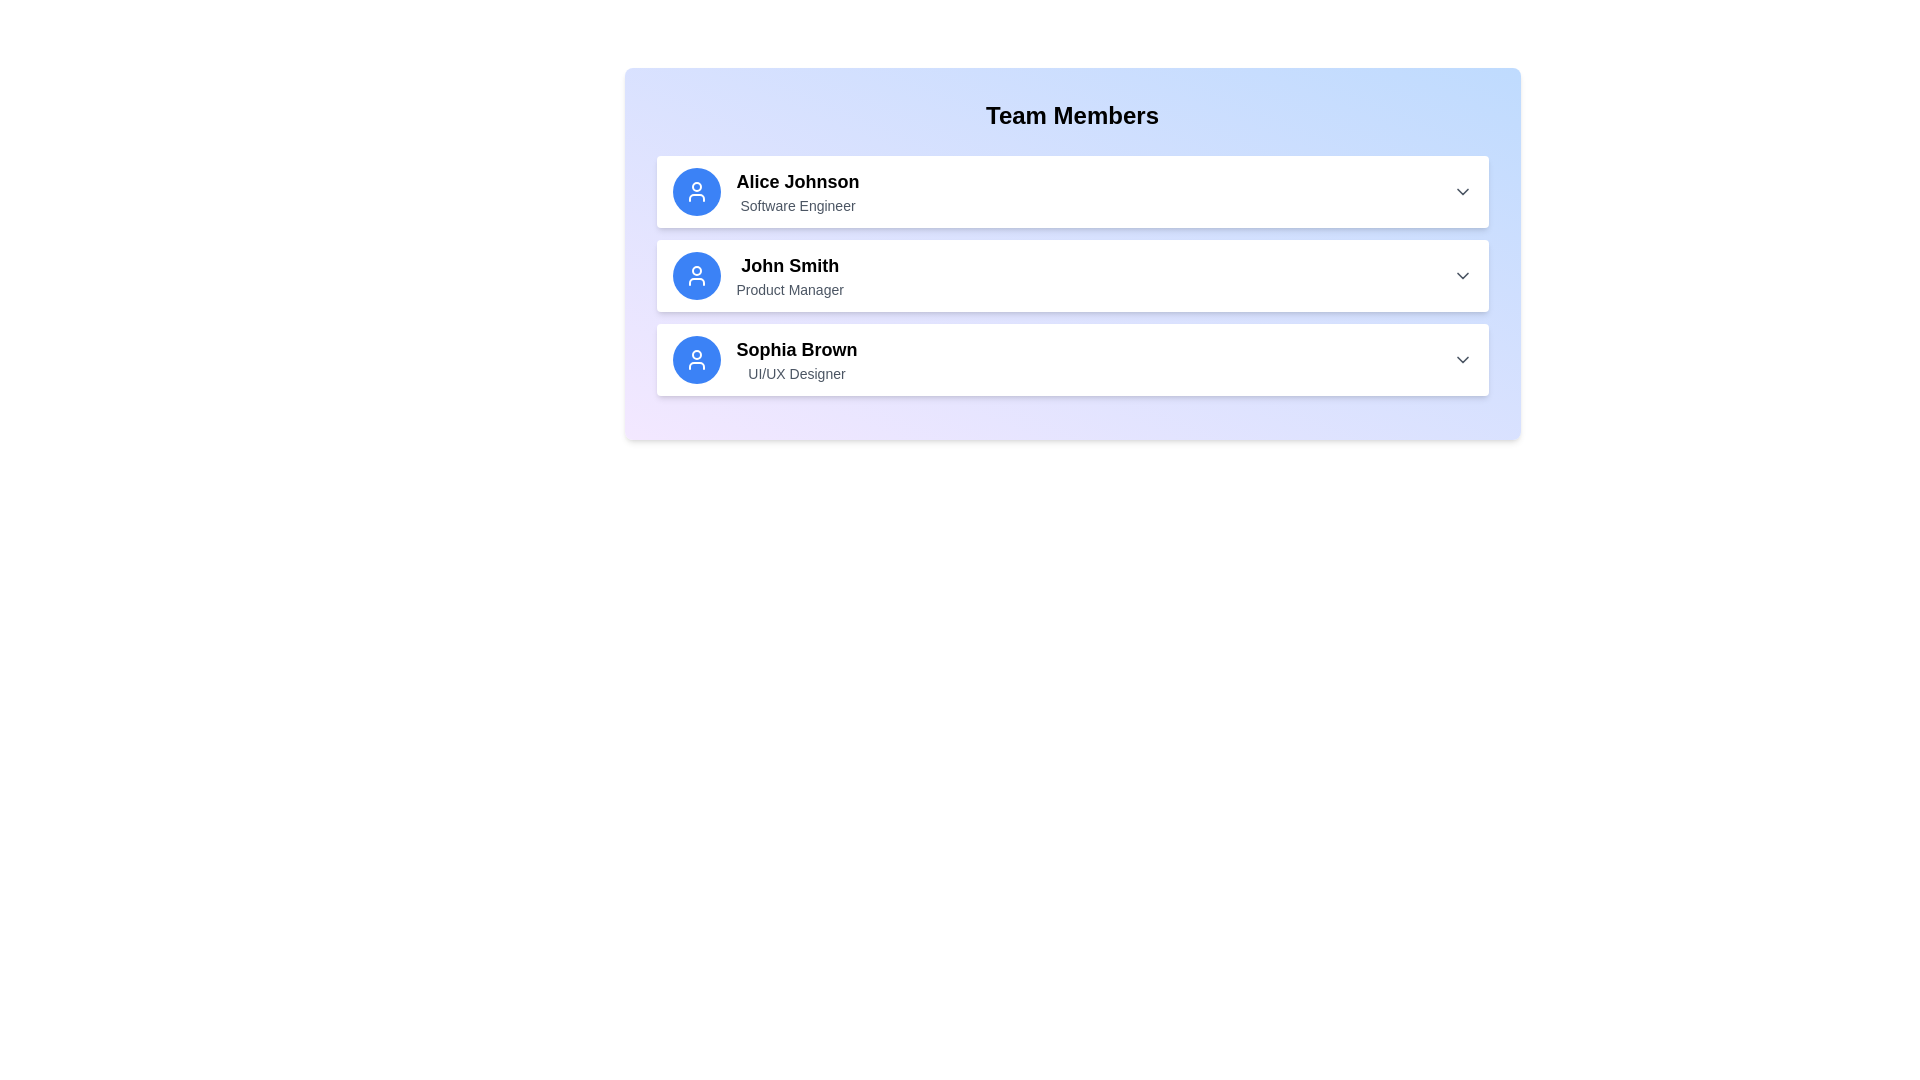  I want to click on the user profile icon represented by a white outline of a person within a circular blue button, located in the group associated with 'Sophia Brown', so click(696, 358).